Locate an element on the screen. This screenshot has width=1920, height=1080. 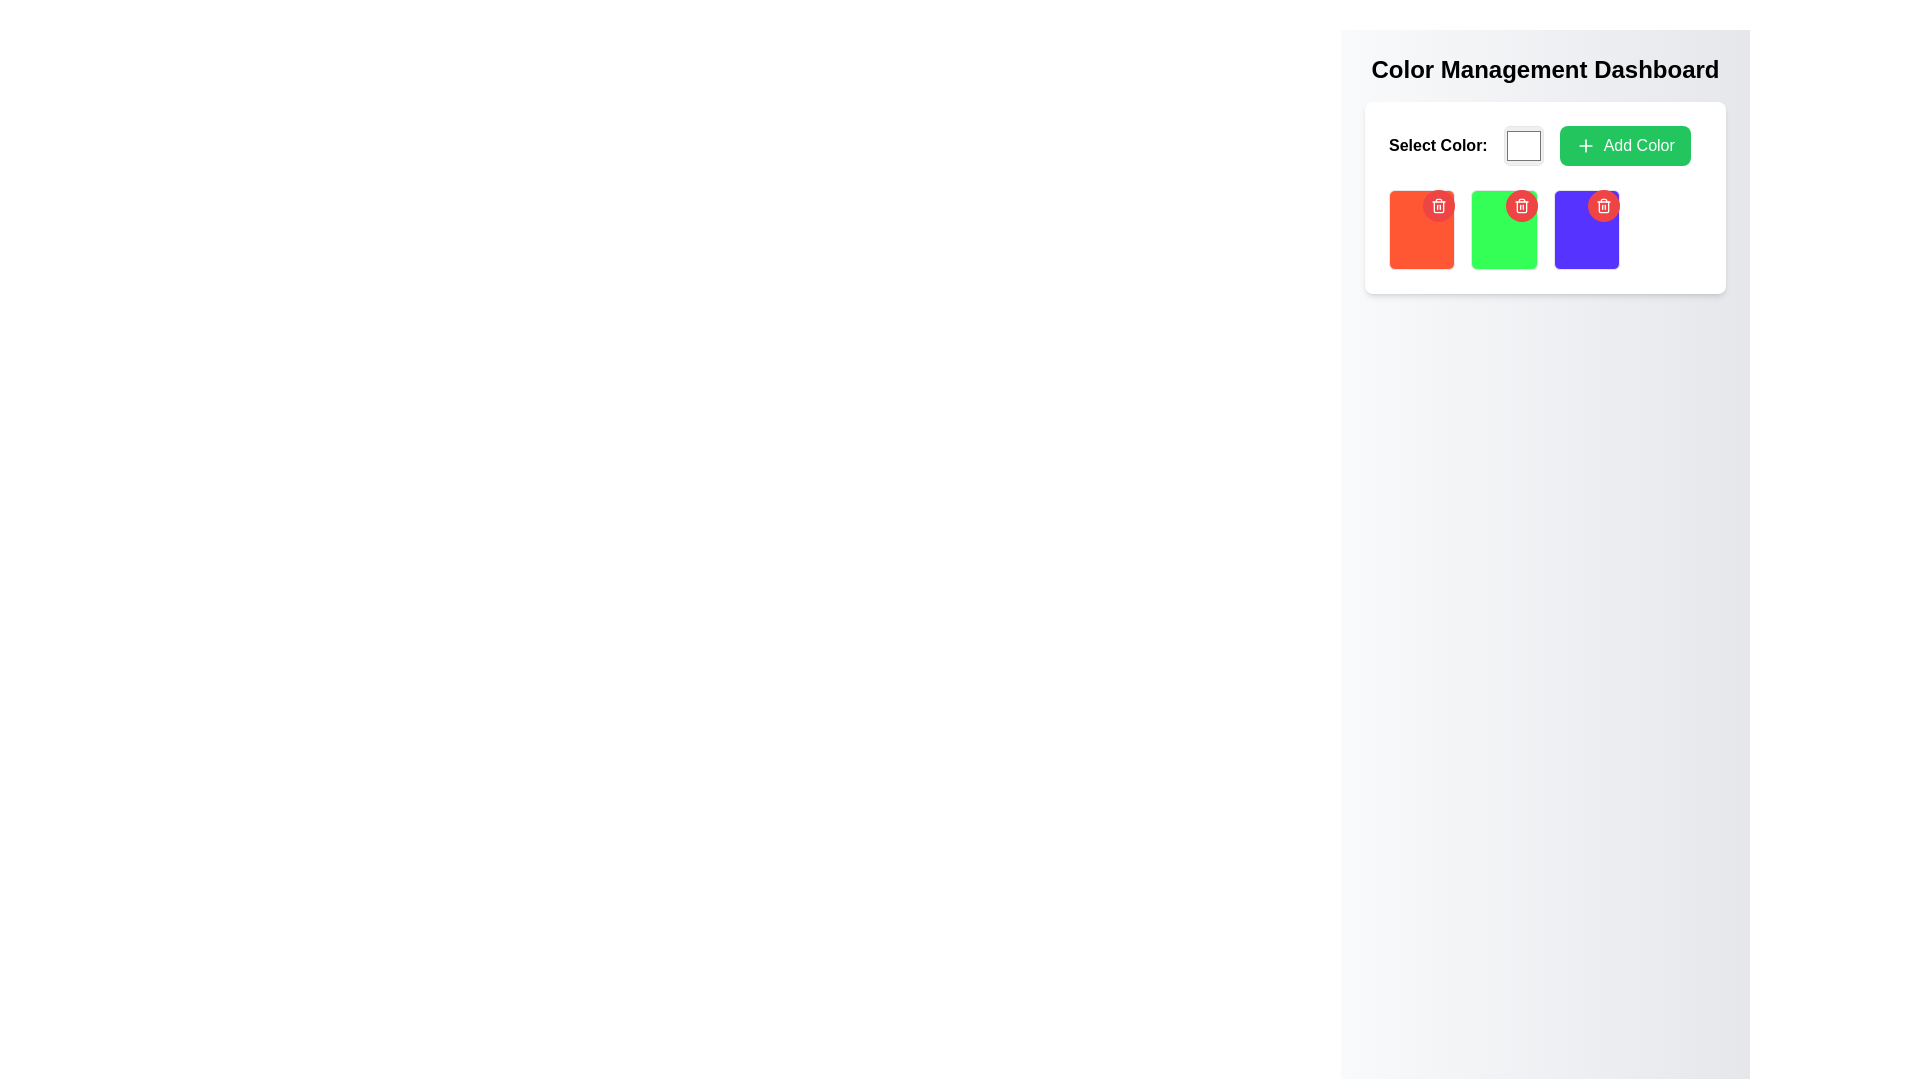
the circular red button with a white trash can icon located at the top-right corner of the purple card is located at coordinates (1603, 205).